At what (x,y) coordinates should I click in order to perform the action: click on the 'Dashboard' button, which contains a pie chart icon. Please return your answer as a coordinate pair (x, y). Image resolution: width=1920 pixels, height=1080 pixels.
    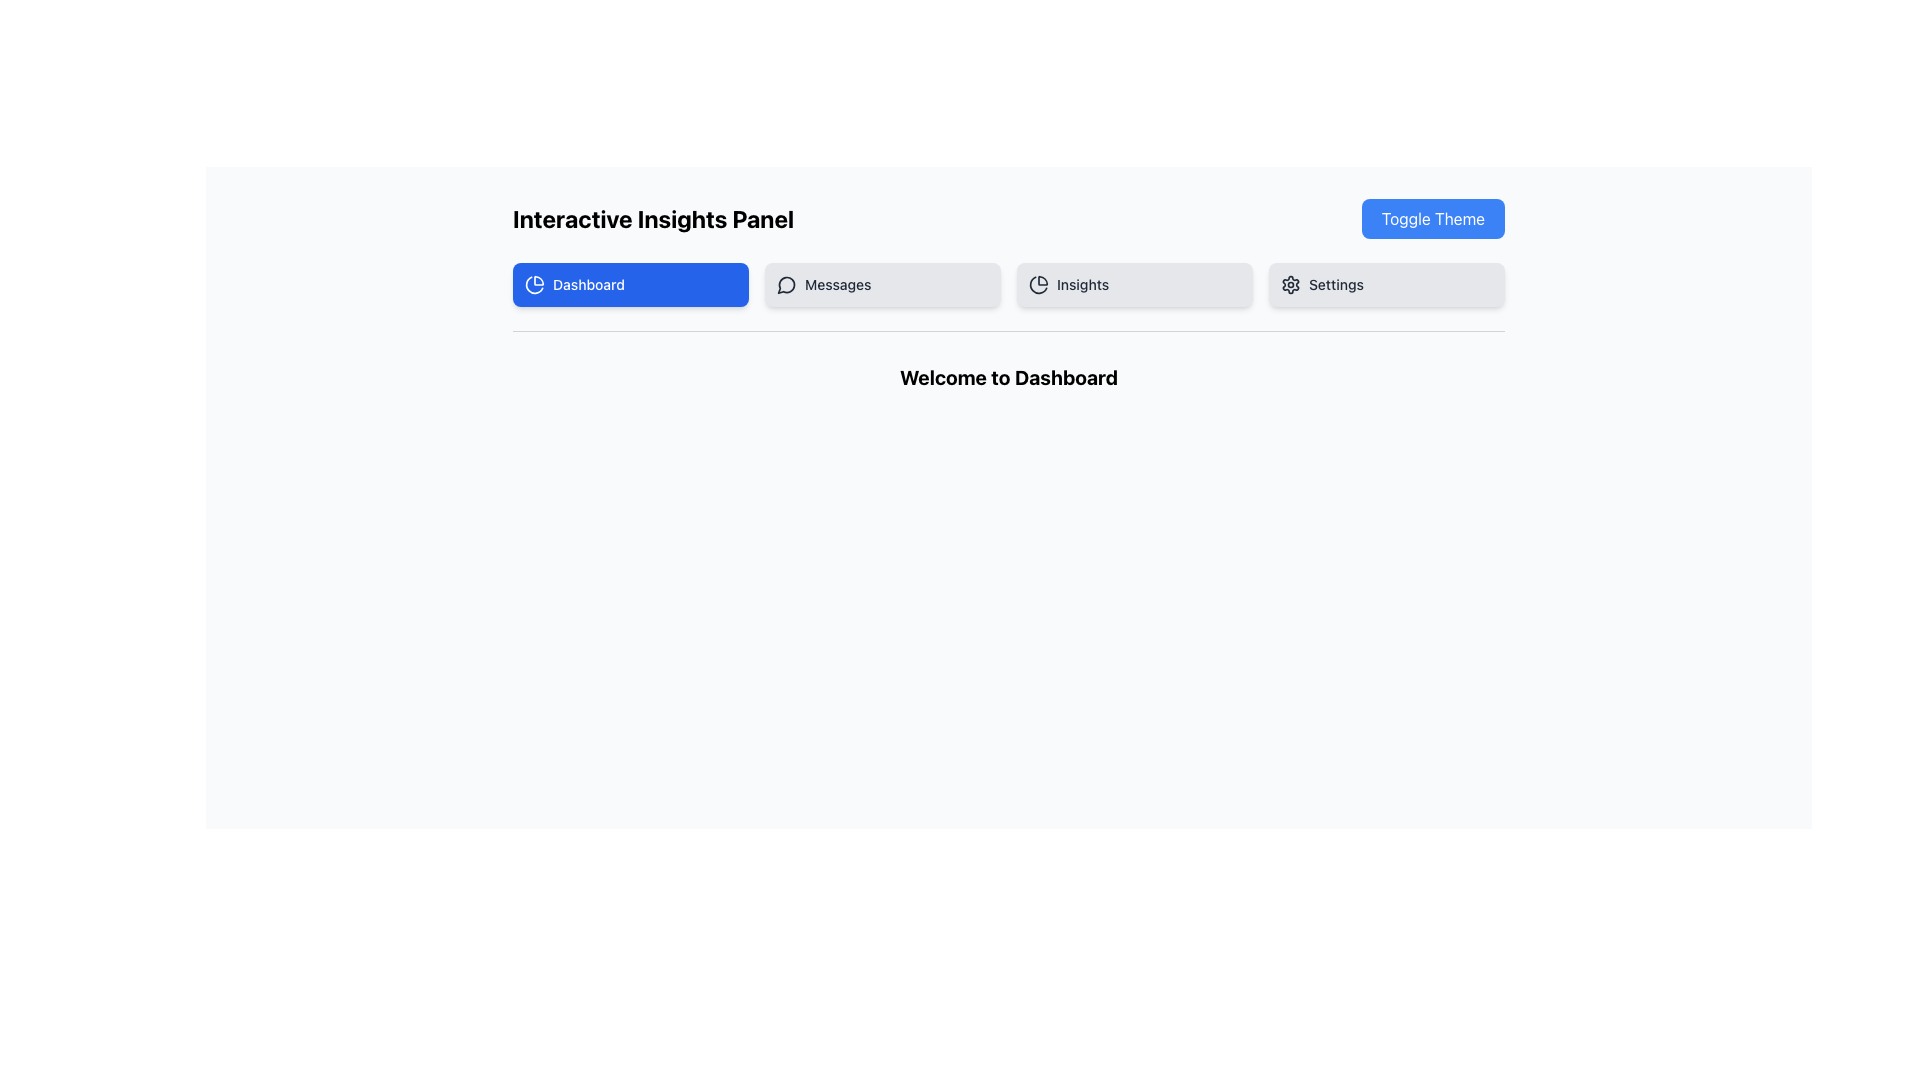
    Looking at the image, I should click on (534, 285).